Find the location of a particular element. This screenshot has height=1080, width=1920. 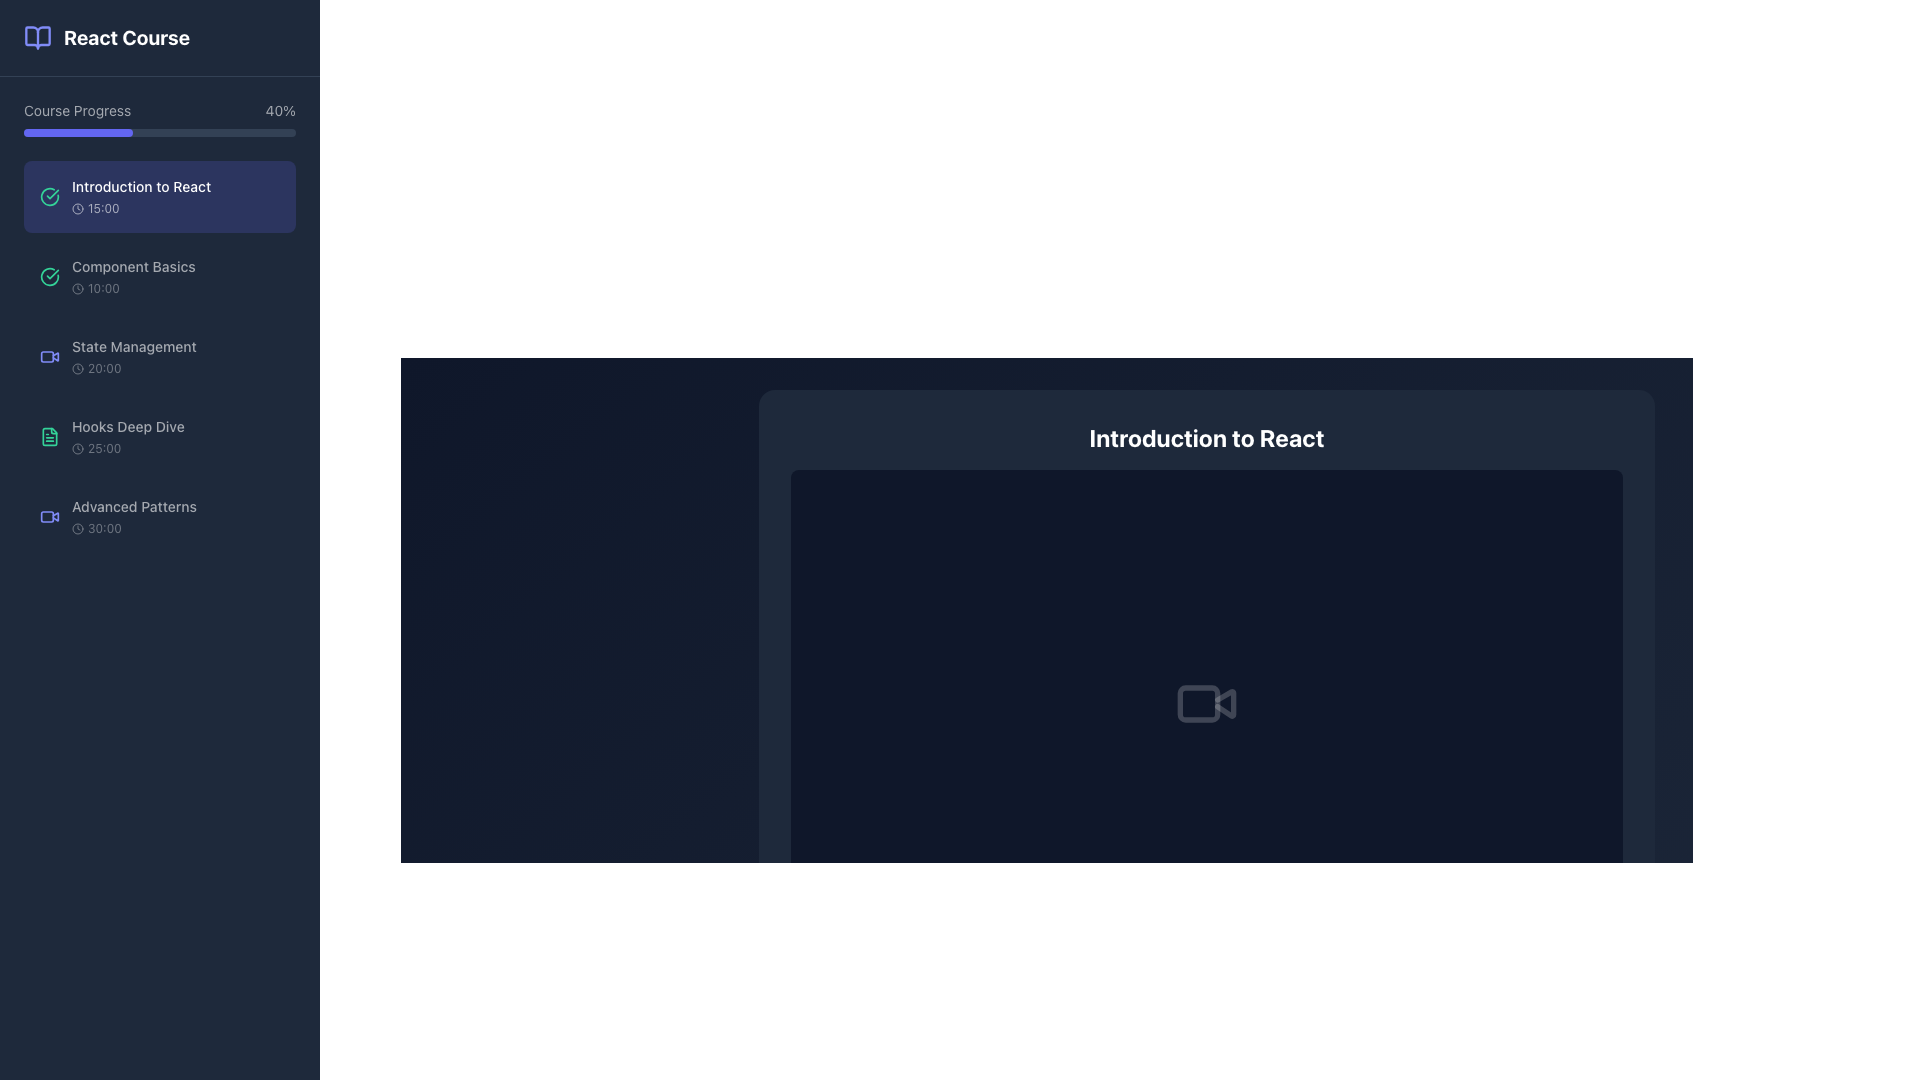

the emerald green file-like icon that resembles a standard document, located to the left of the 'Hooks Deep Dive' text in the course elements list is located at coordinates (49, 435).